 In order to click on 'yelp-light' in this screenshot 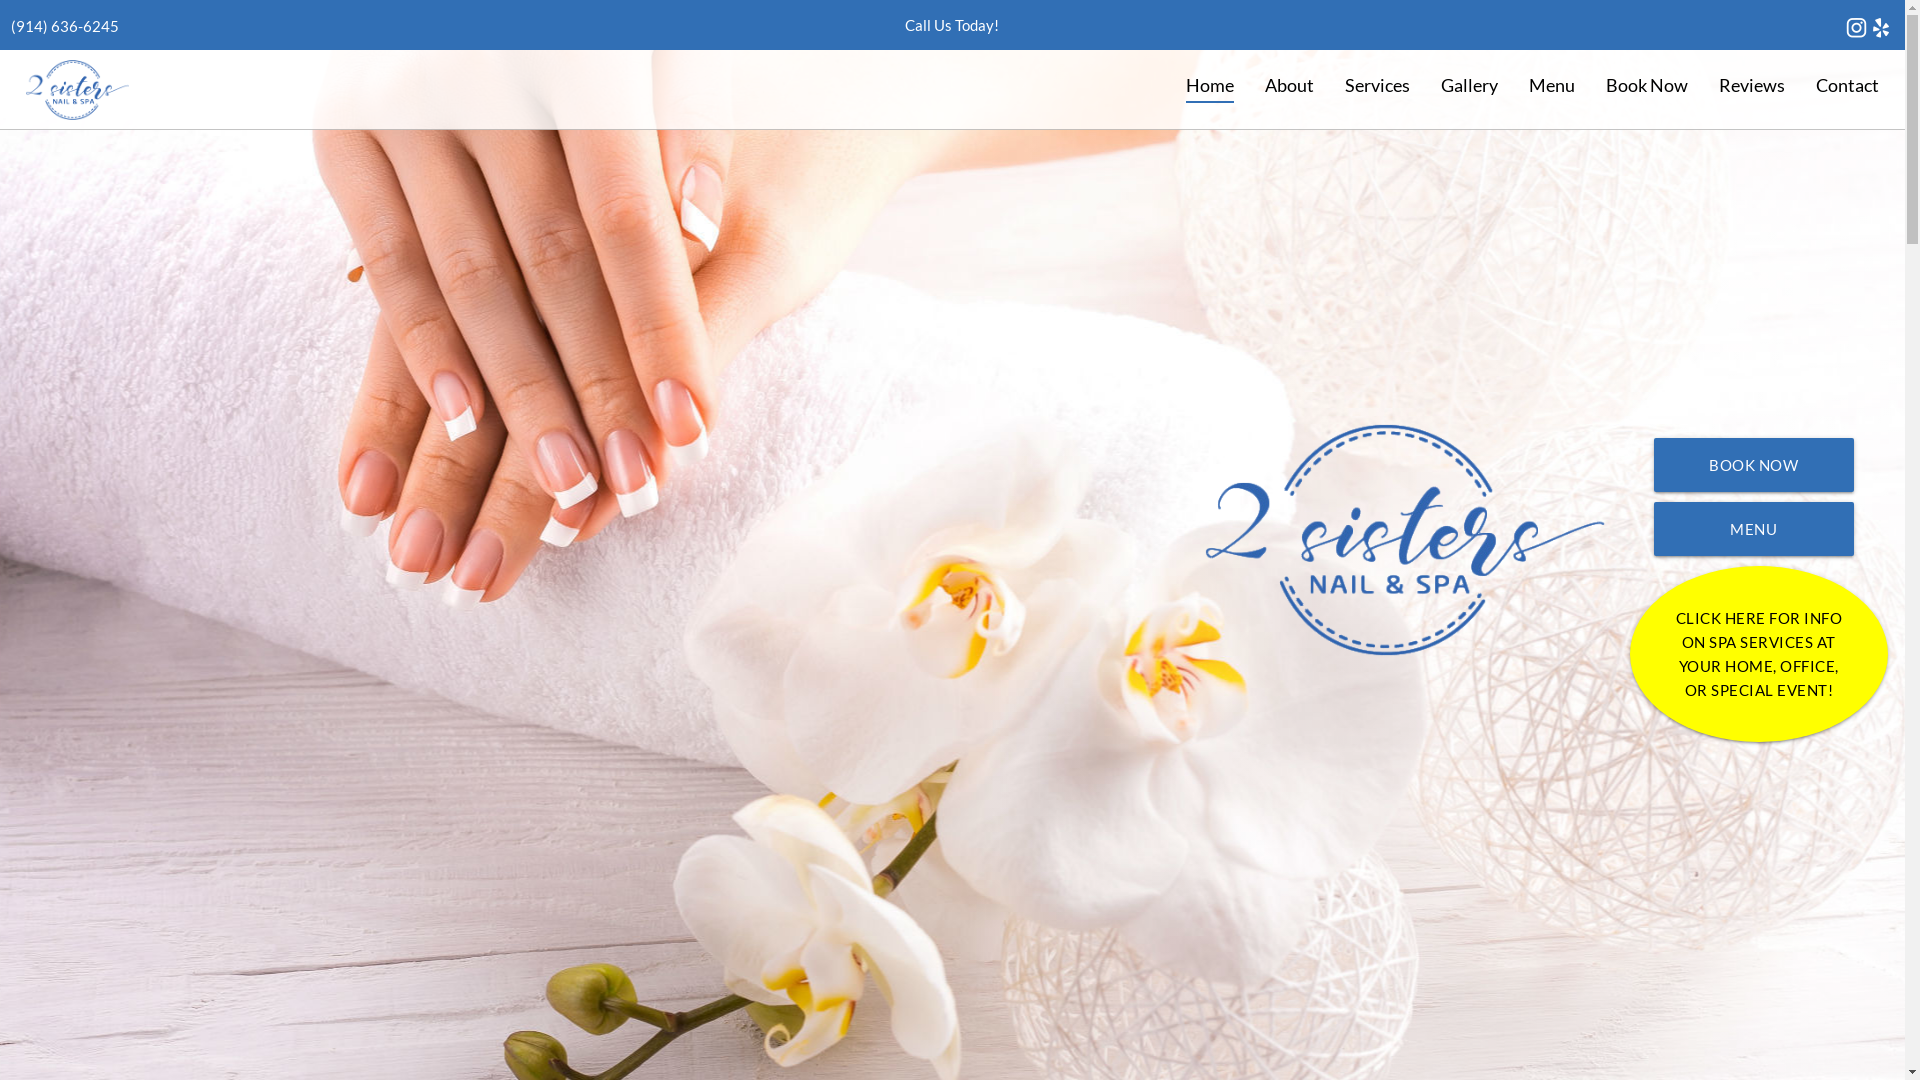, I will do `click(1867, 27)`.